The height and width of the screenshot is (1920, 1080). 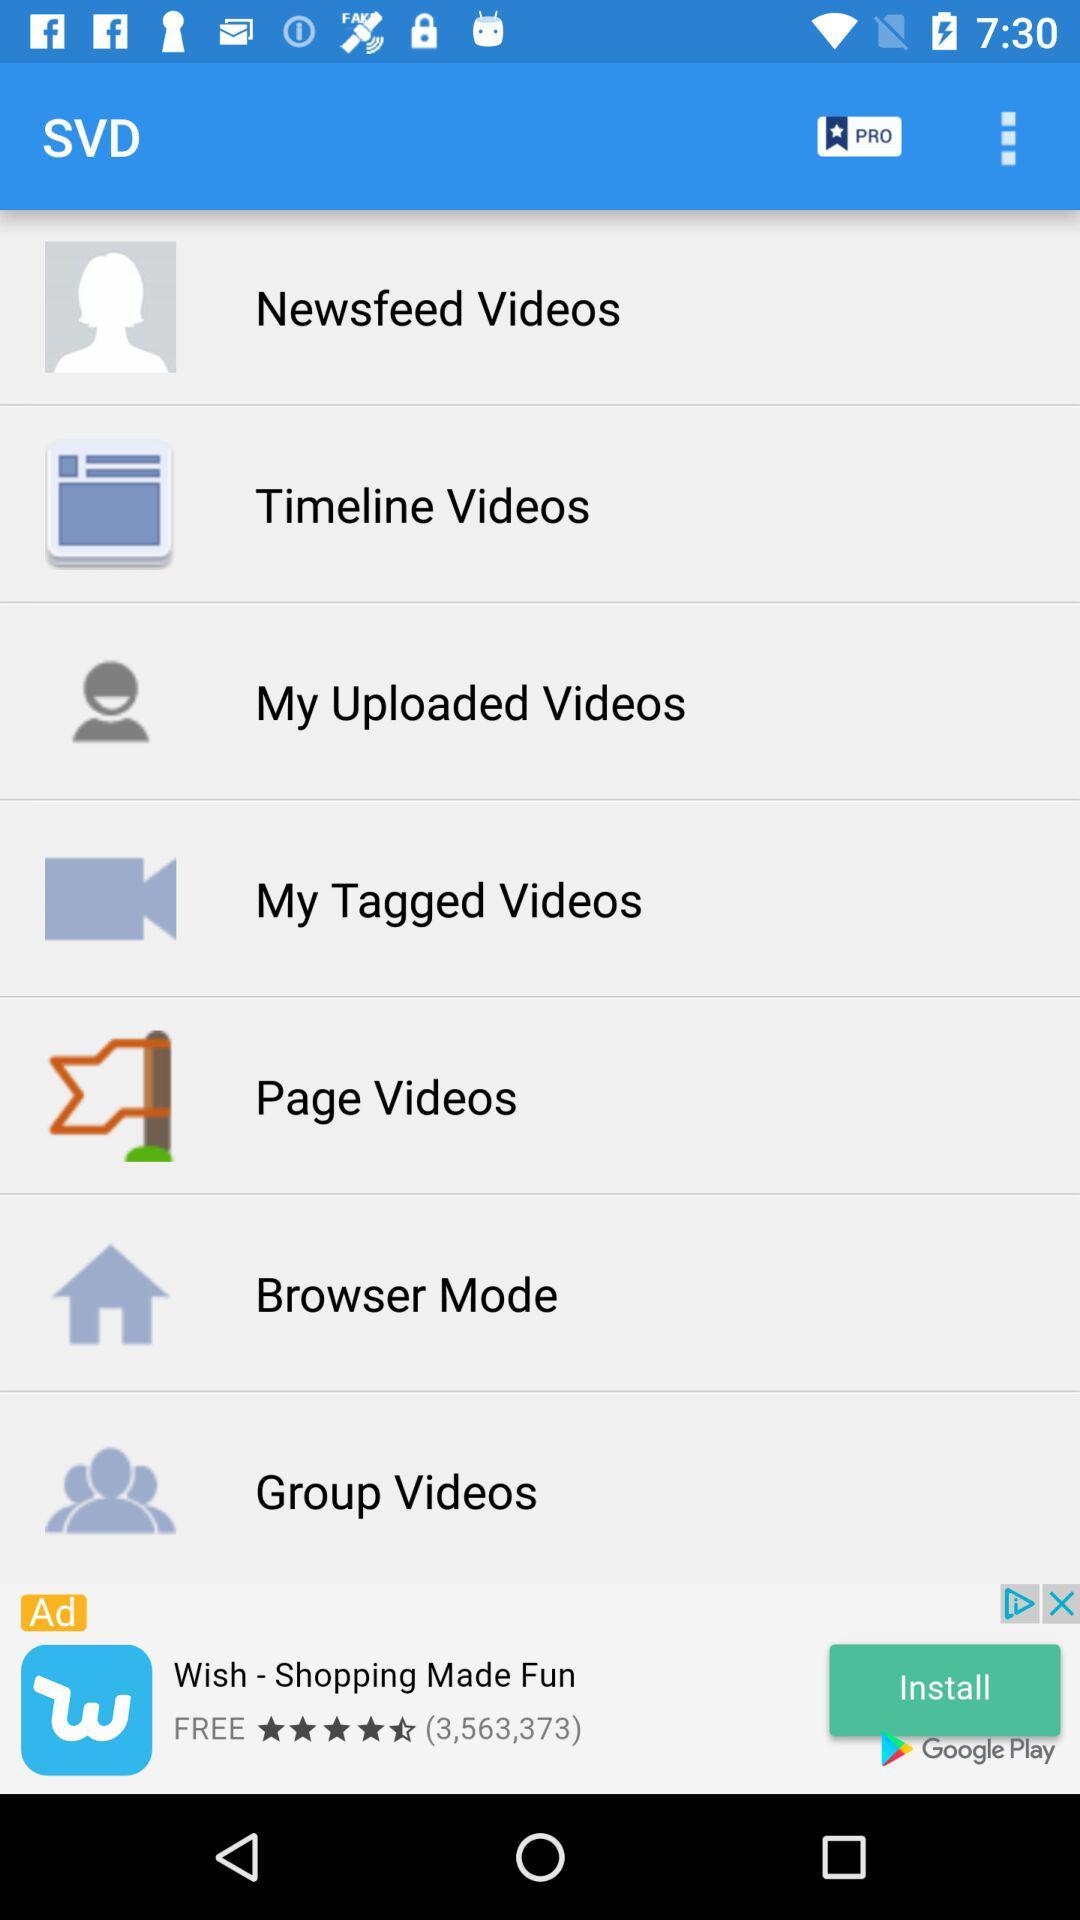 I want to click on advertisement, so click(x=540, y=1688).